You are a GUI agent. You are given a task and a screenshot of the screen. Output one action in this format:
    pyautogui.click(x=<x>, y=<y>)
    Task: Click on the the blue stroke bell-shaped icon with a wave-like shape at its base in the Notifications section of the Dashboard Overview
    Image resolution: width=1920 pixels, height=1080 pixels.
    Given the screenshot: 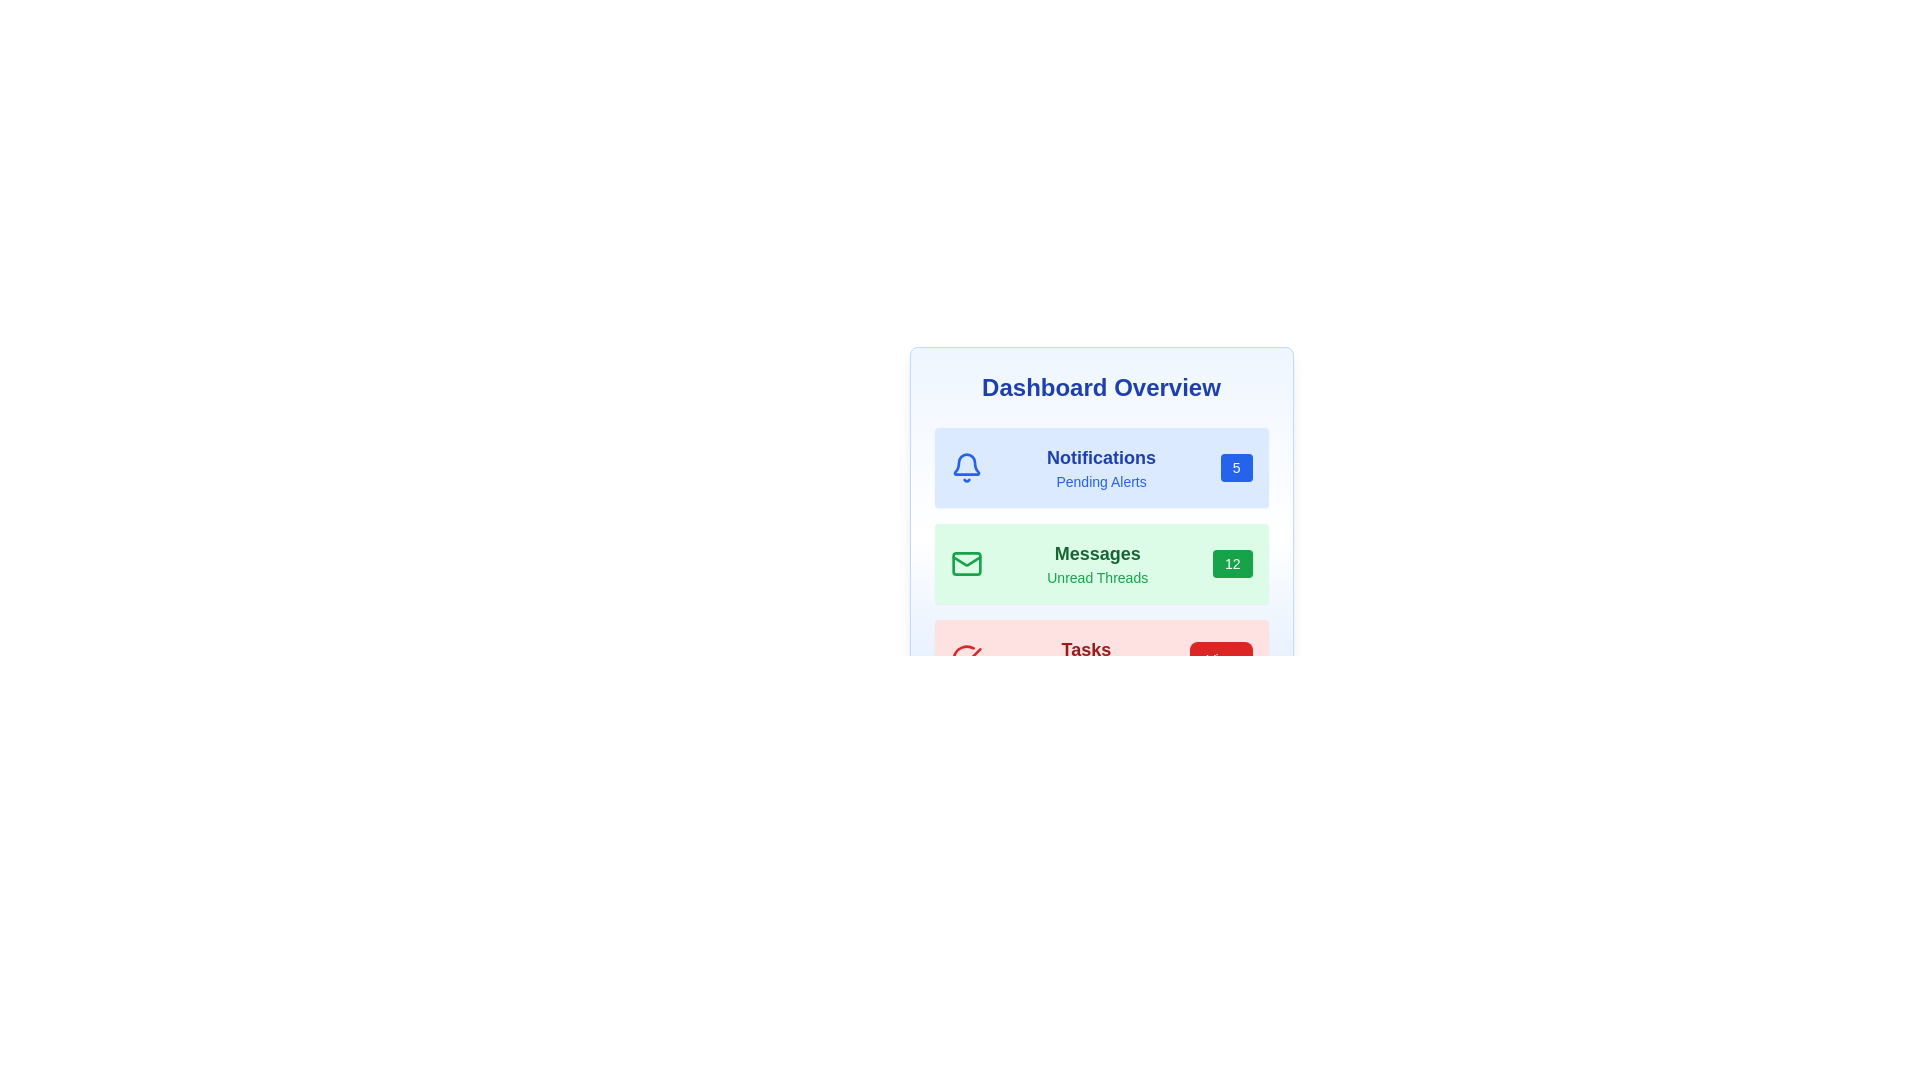 What is the action you would take?
    pyautogui.click(x=966, y=464)
    